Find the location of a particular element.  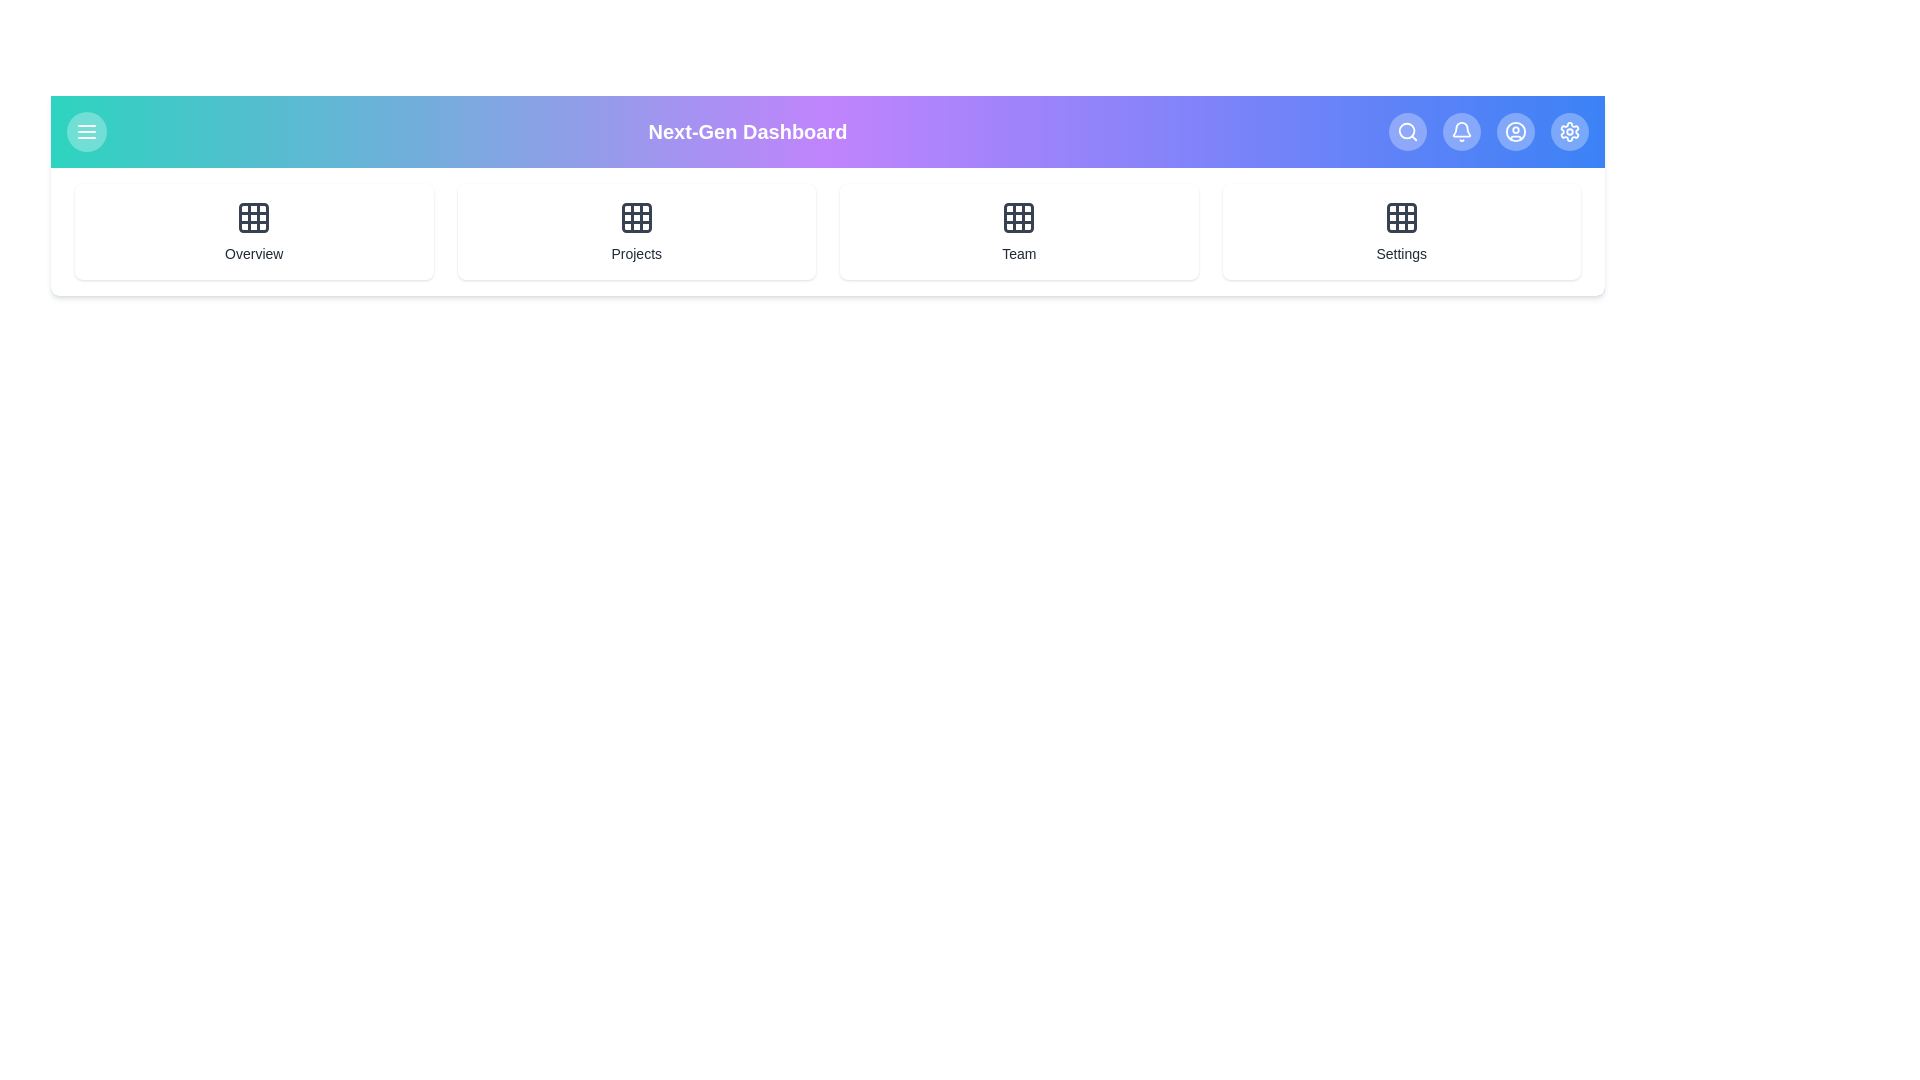

the grid item labeled Projects to navigate to that section is located at coordinates (635, 230).